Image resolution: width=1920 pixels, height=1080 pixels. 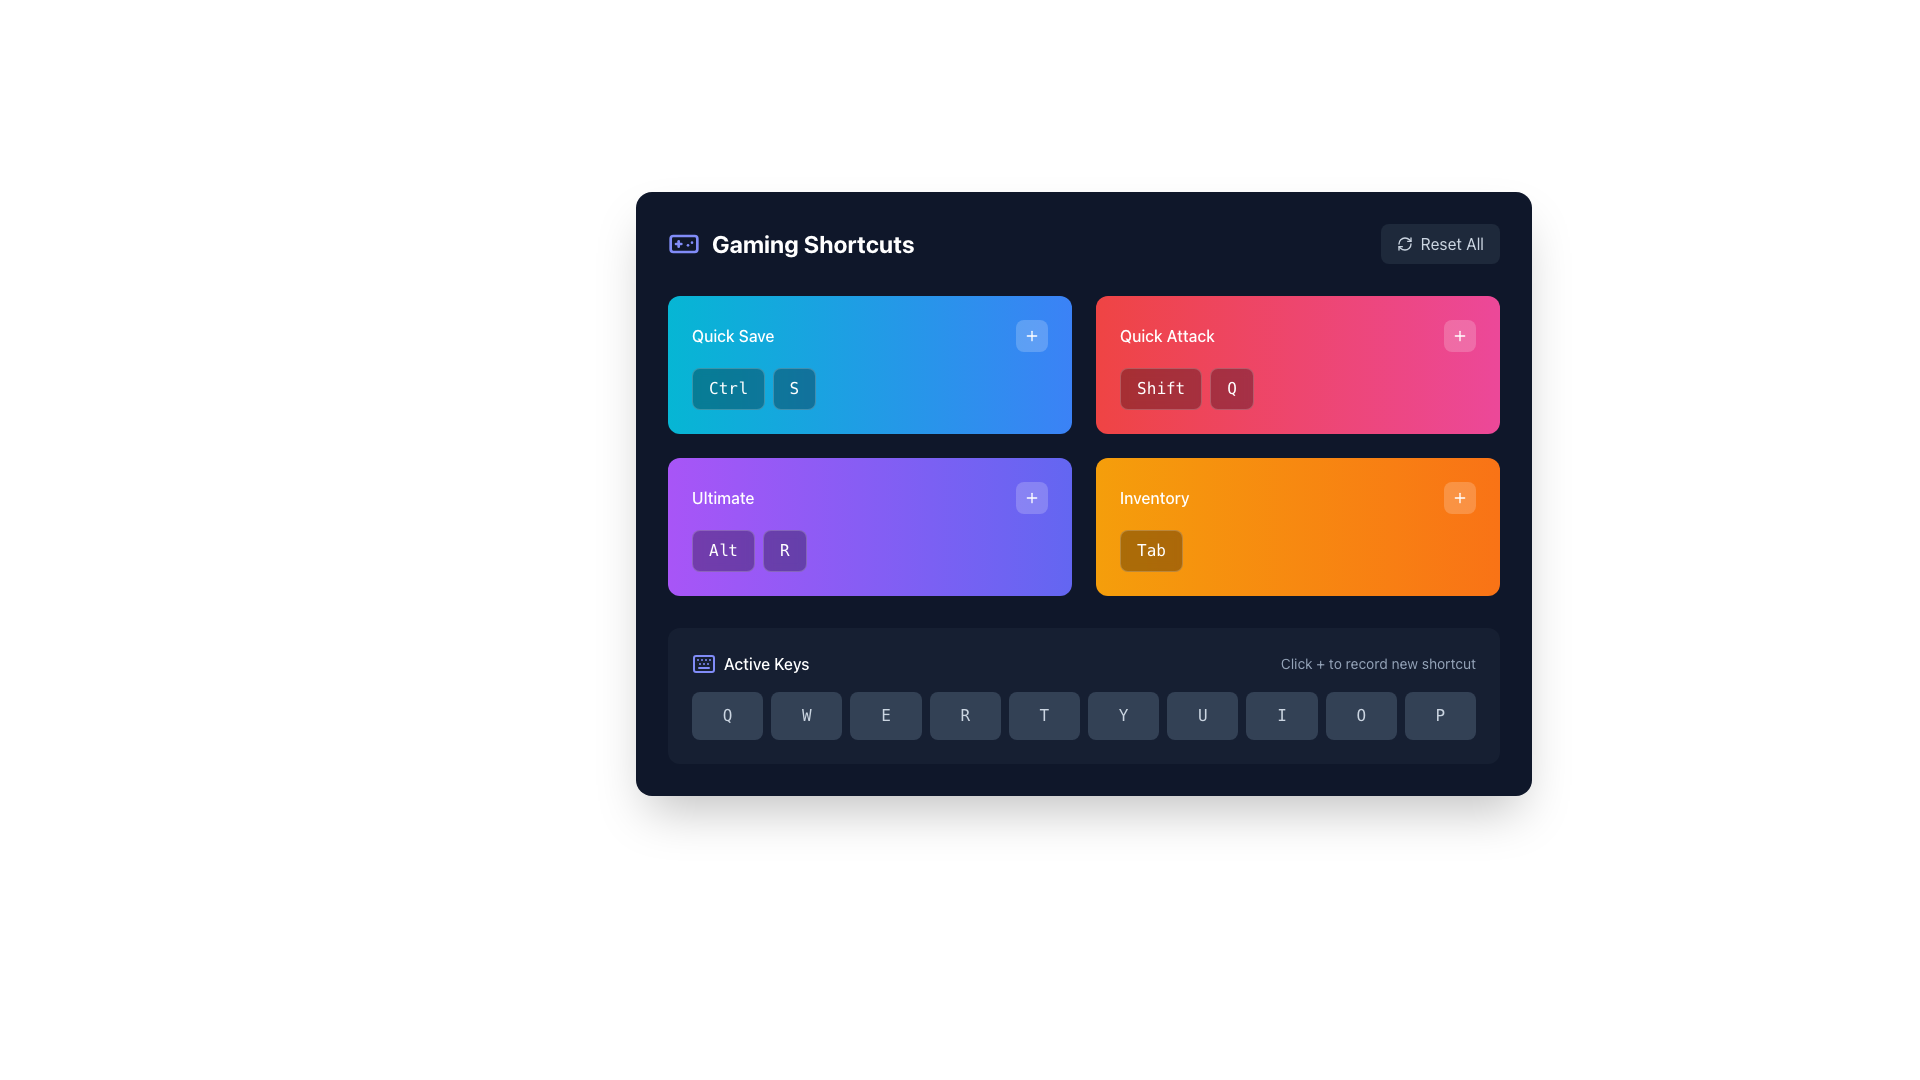 What do you see at coordinates (1231, 389) in the screenshot?
I see `the small rectangular button labeled 'Q' with a rounded appearance, located in the 'Quick Attack' shortcut panel, to the right of the 'Shift' button` at bounding box center [1231, 389].